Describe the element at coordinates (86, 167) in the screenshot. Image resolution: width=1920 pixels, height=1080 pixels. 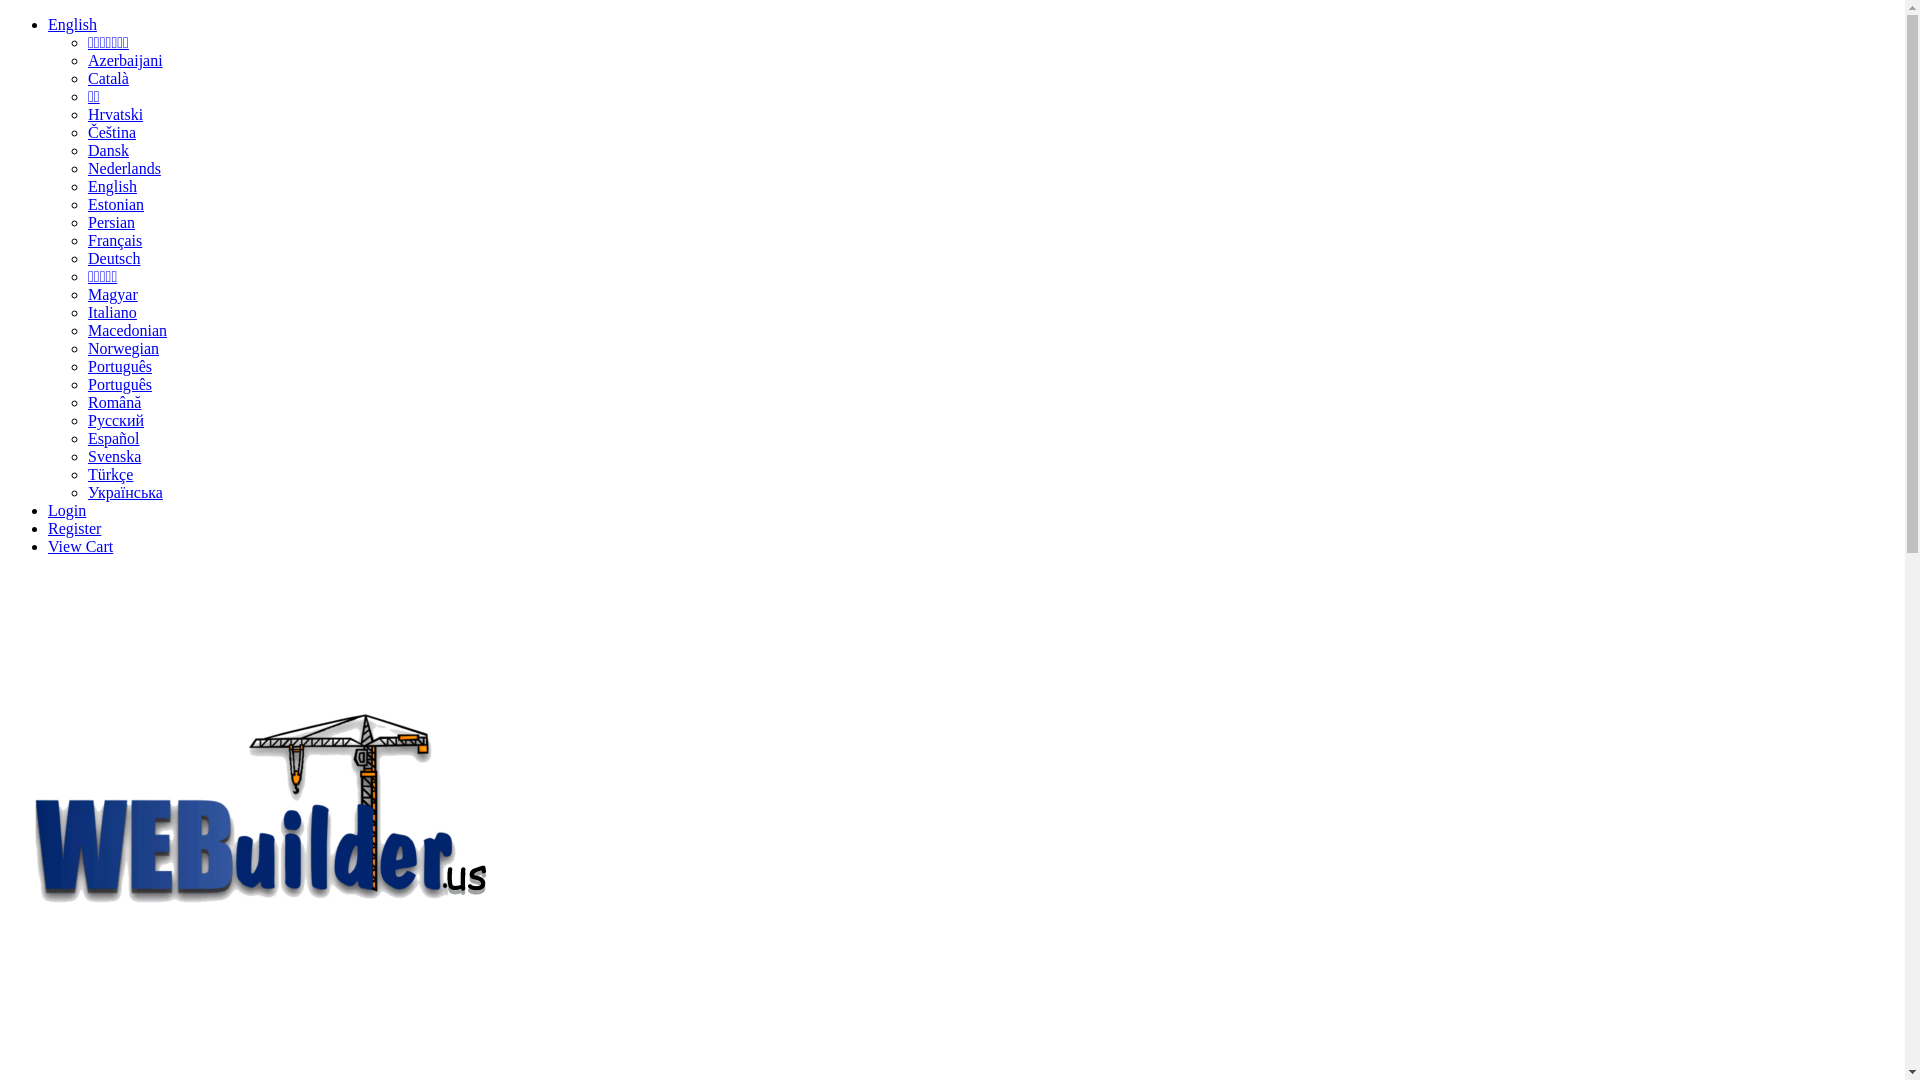
I see `'Nederlands'` at that location.